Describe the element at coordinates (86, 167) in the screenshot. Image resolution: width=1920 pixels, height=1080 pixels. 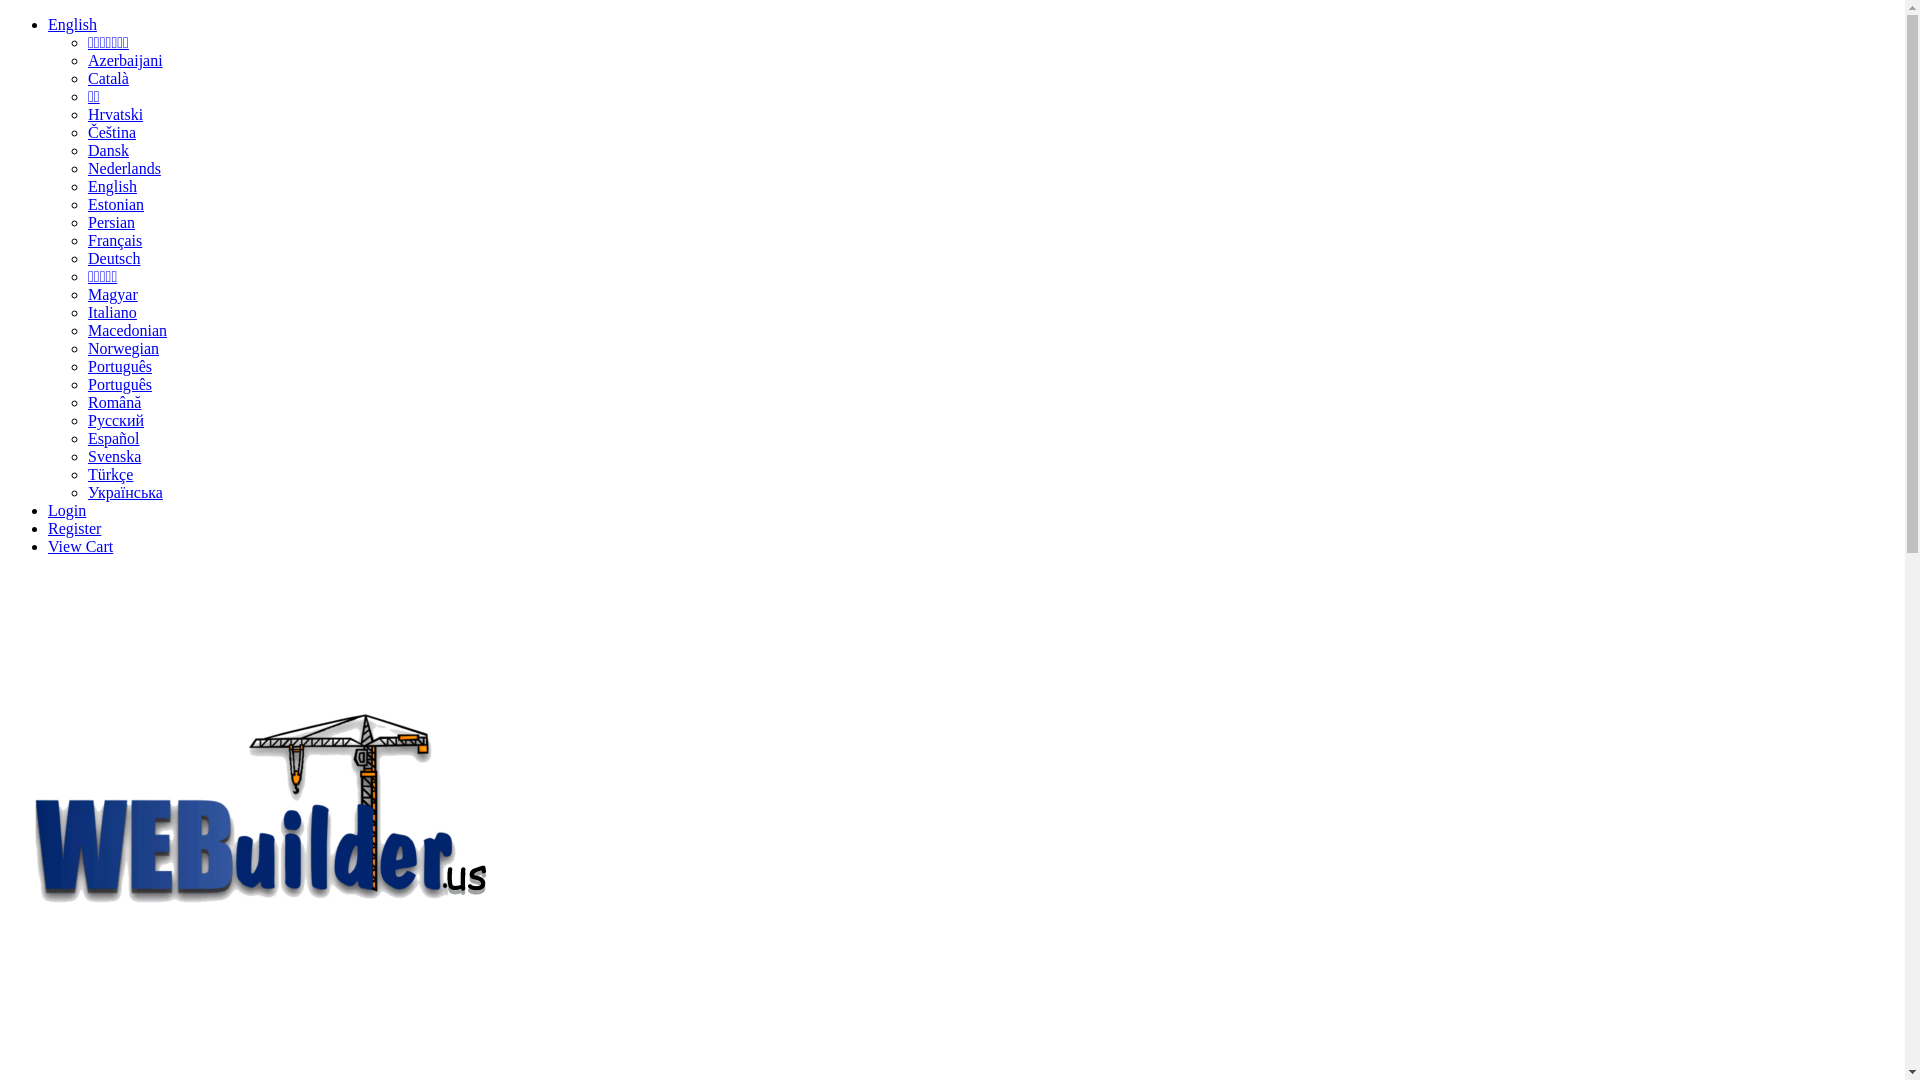
I see `'Nederlands'` at that location.